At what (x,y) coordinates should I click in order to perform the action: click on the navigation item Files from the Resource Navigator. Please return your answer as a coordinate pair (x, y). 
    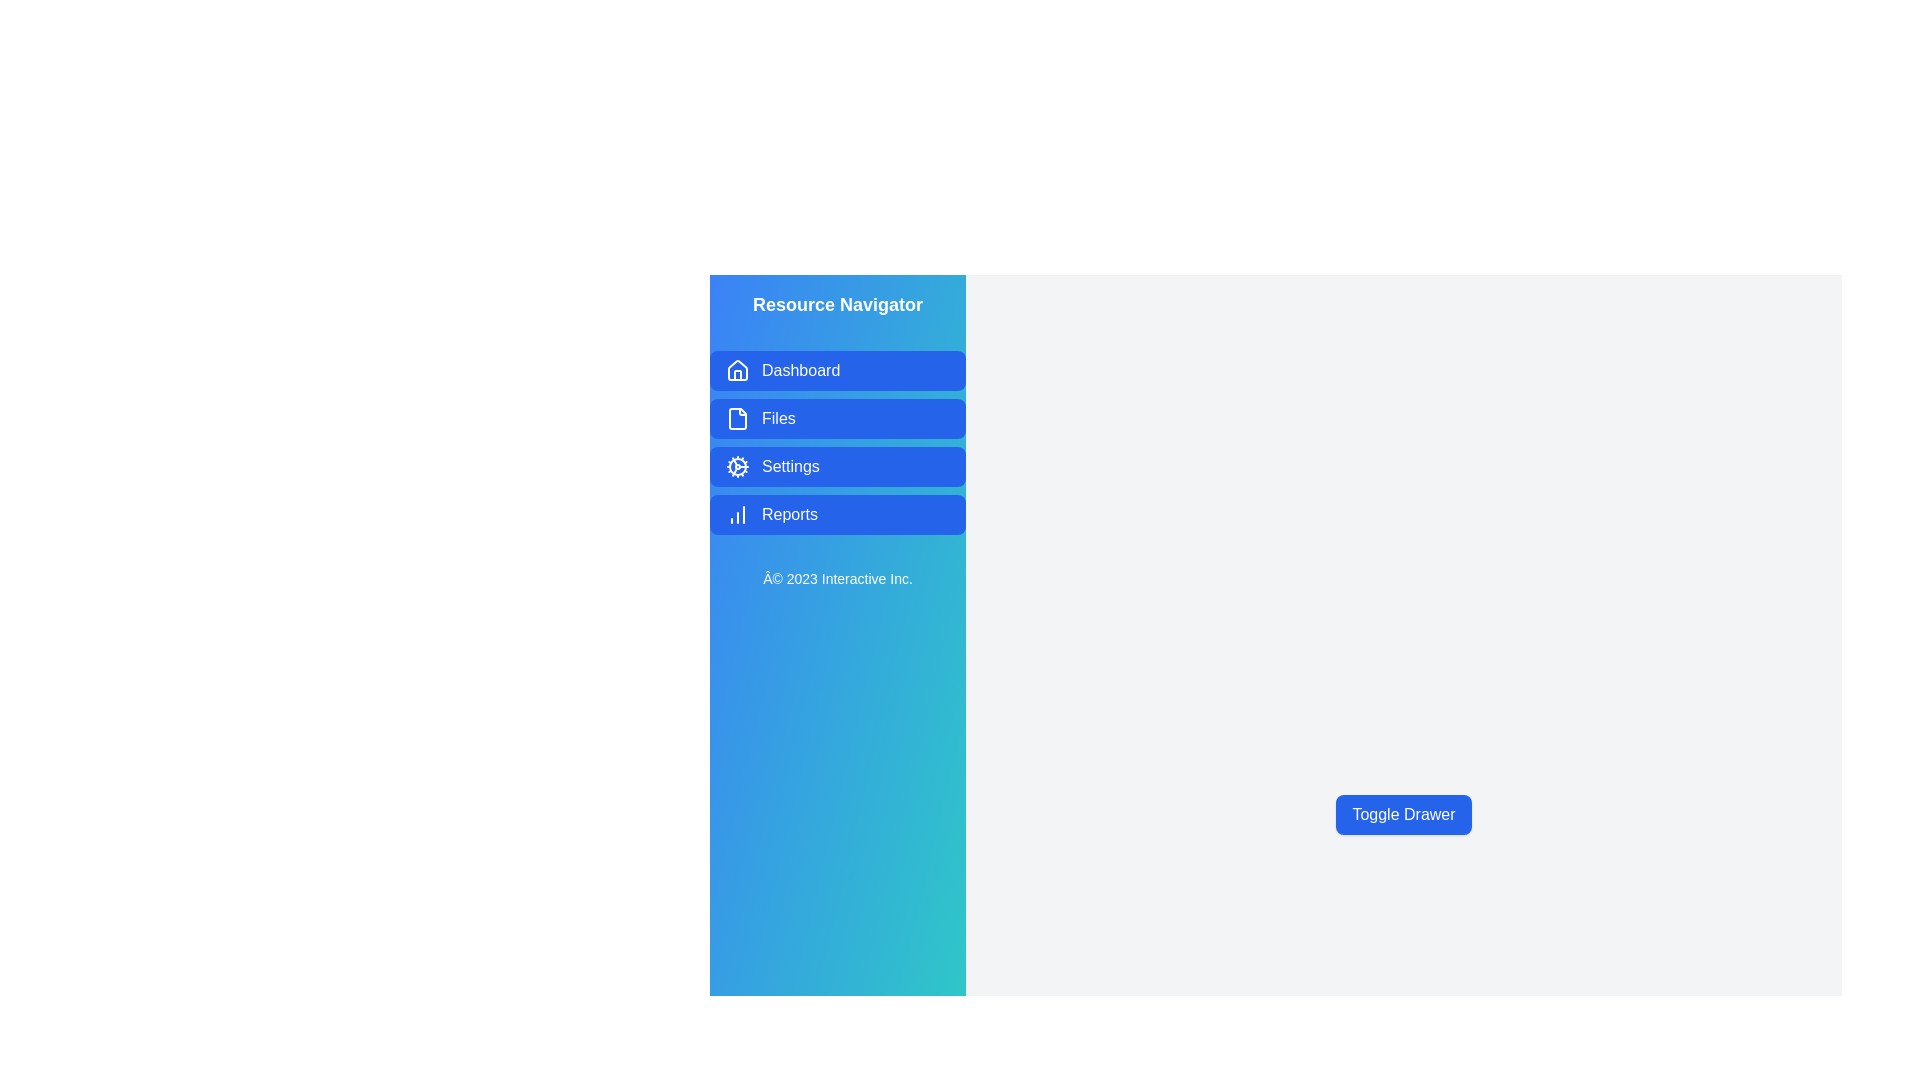
    Looking at the image, I should click on (838, 418).